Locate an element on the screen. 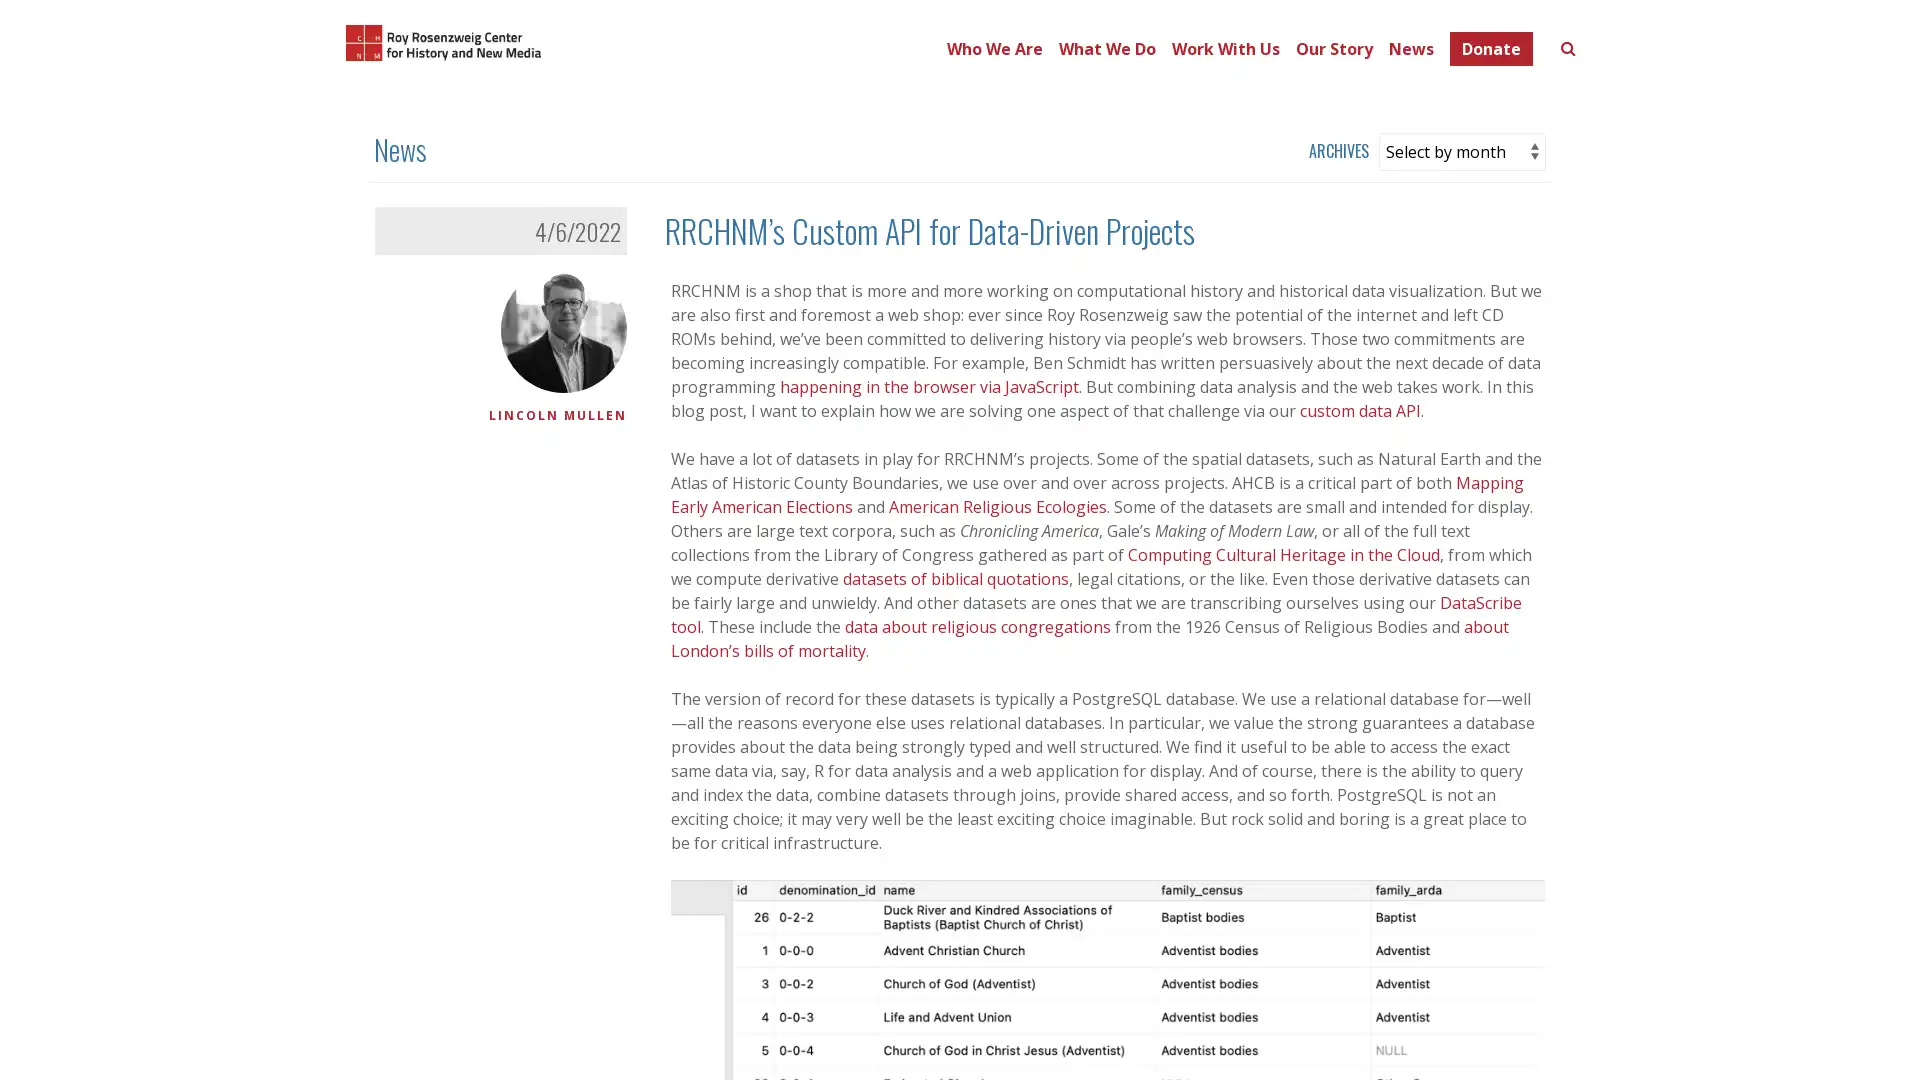 This screenshot has height=1080, width=1920. Toggle search form is located at coordinates (1567, 47).